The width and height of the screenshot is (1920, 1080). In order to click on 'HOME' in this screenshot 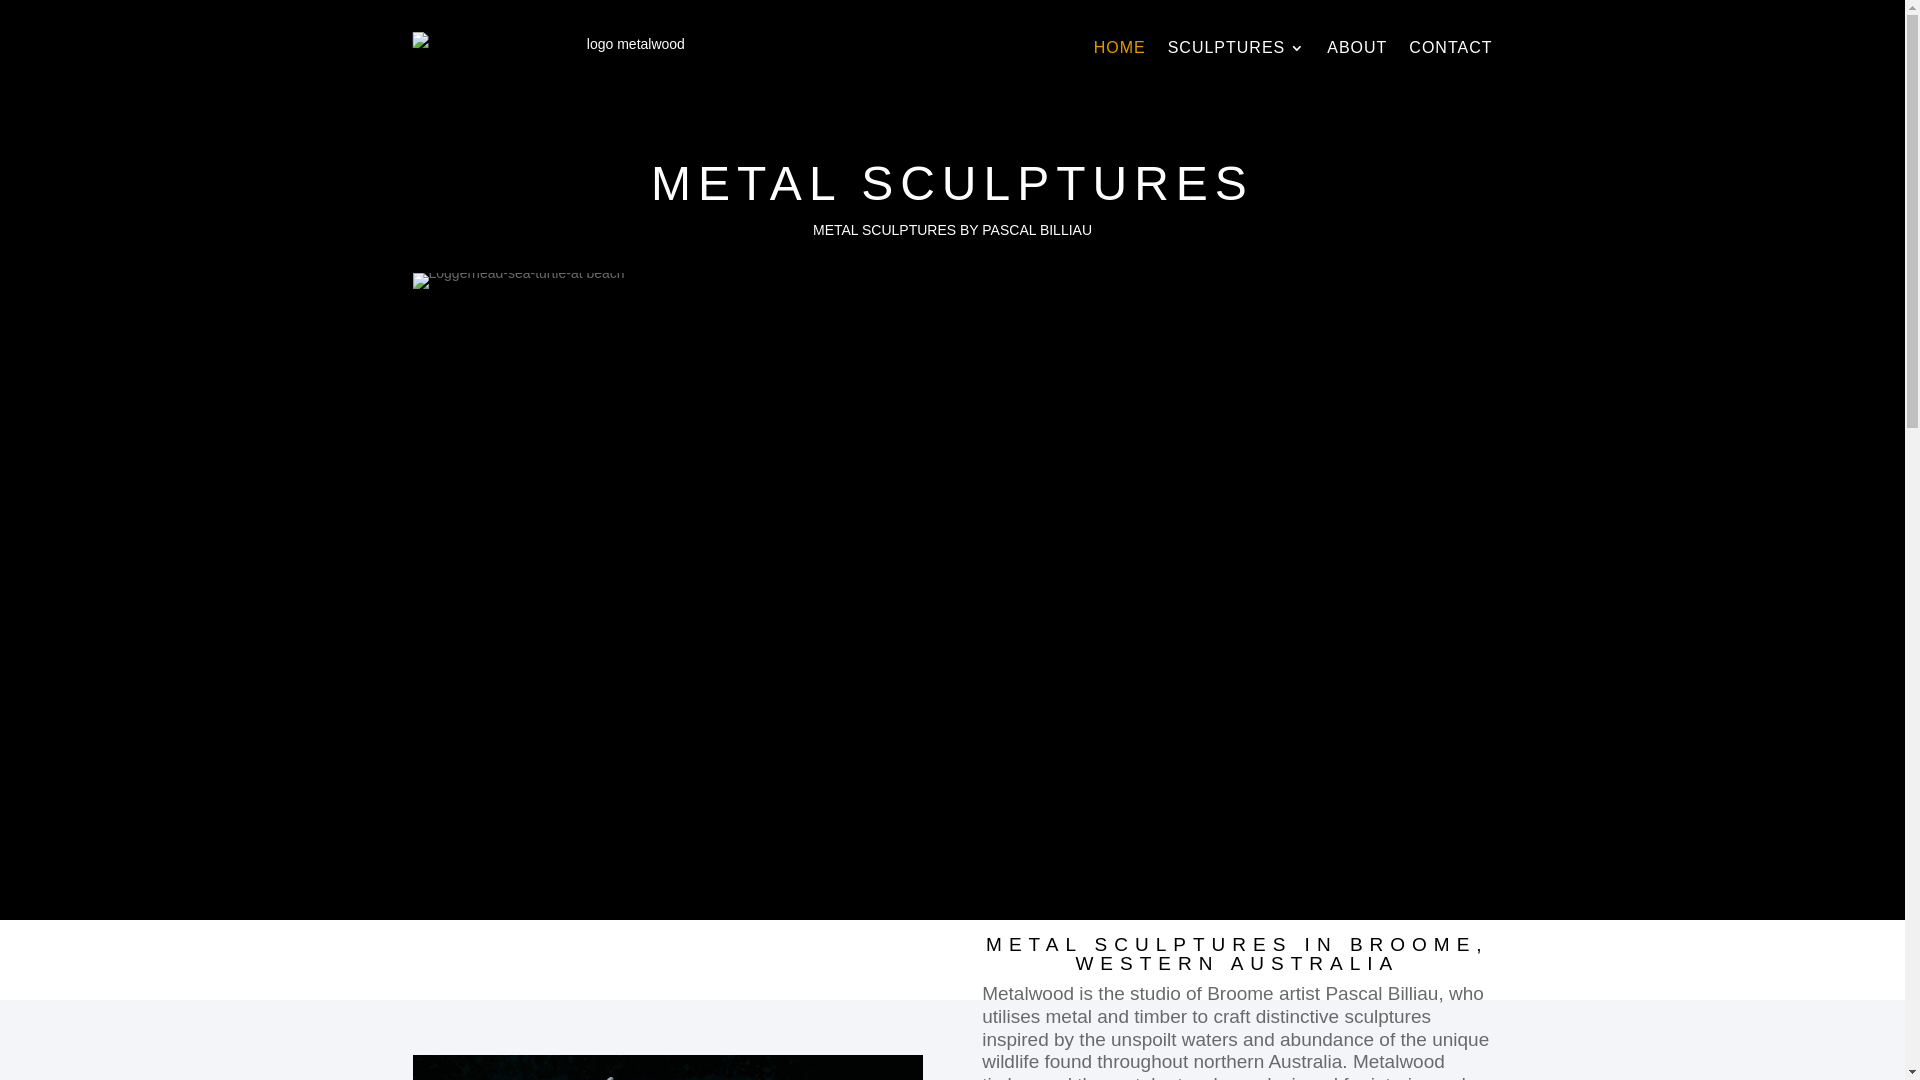, I will do `click(1118, 46)`.